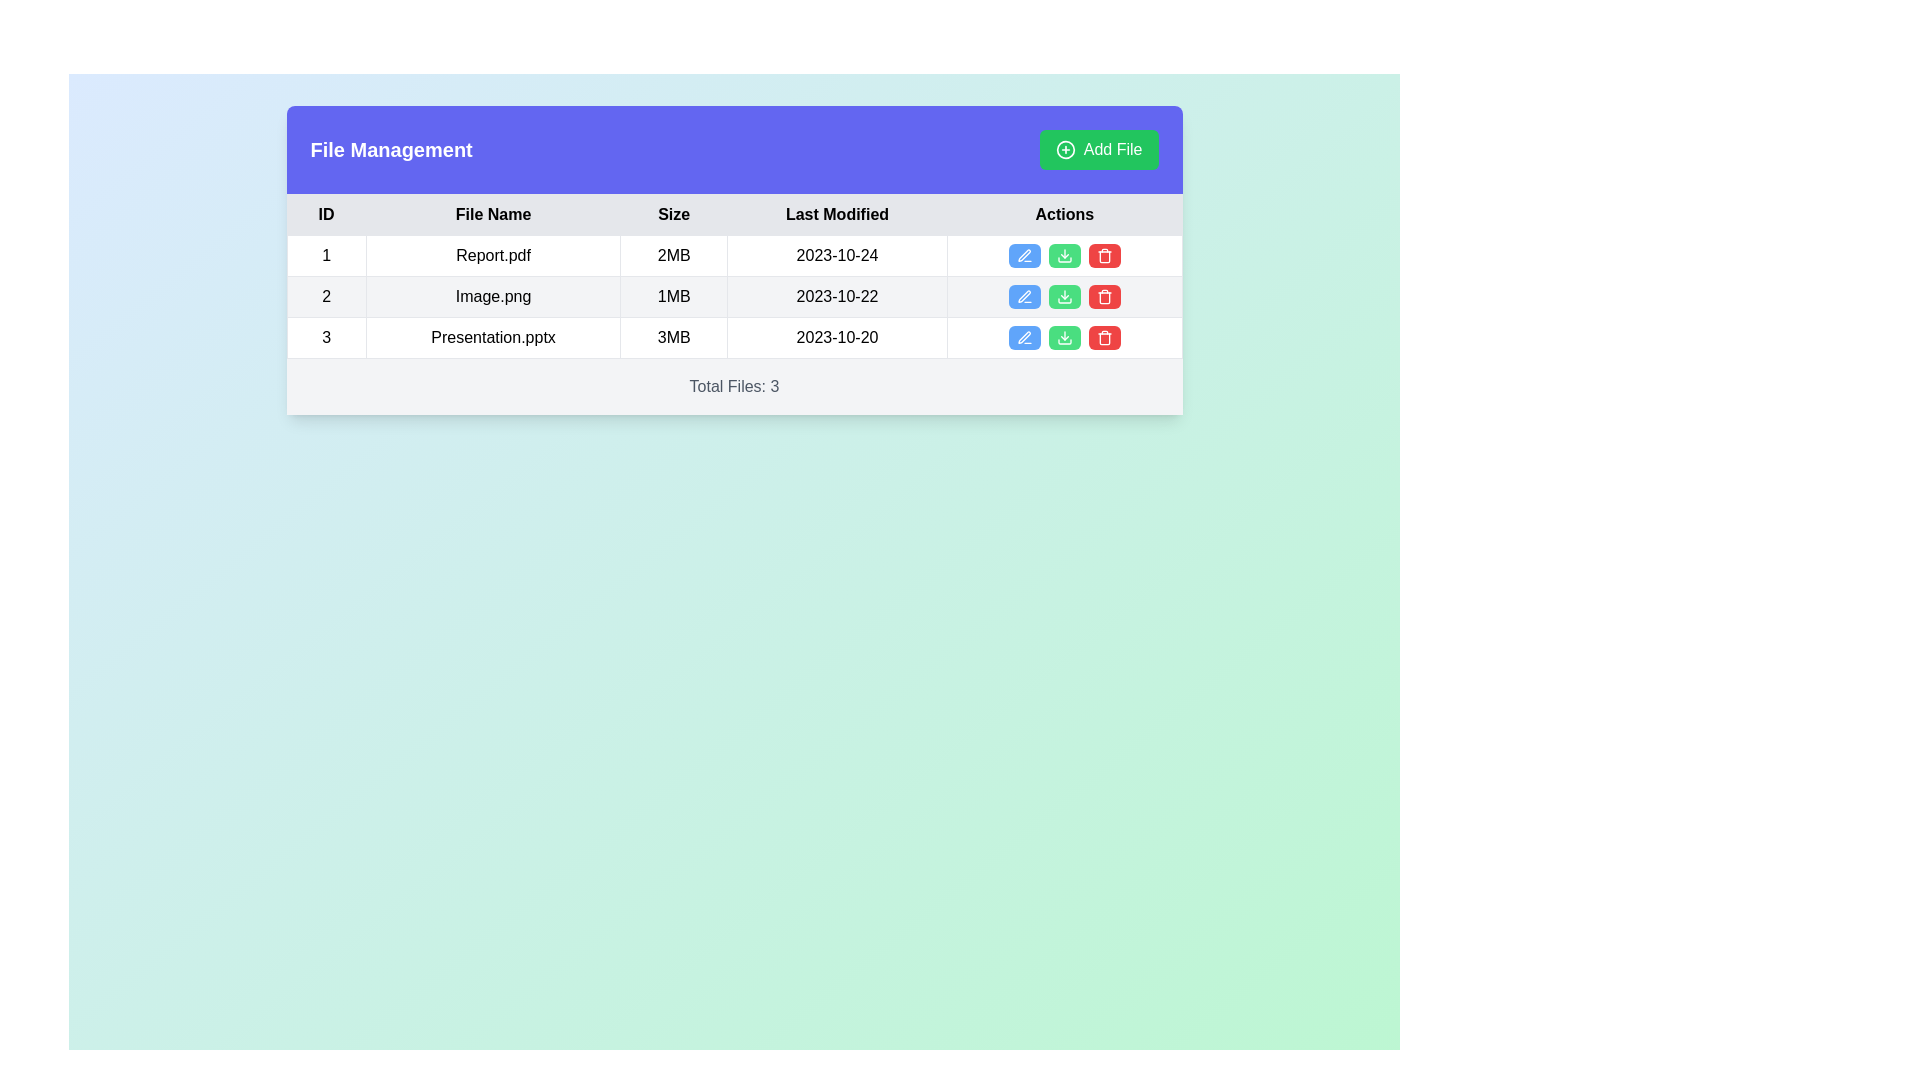  Describe the element at coordinates (733, 386) in the screenshot. I see `the static text label displaying 'Total Files: 3', which is located at the bottom of the table-like layout, with a gray background and centered text` at that location.